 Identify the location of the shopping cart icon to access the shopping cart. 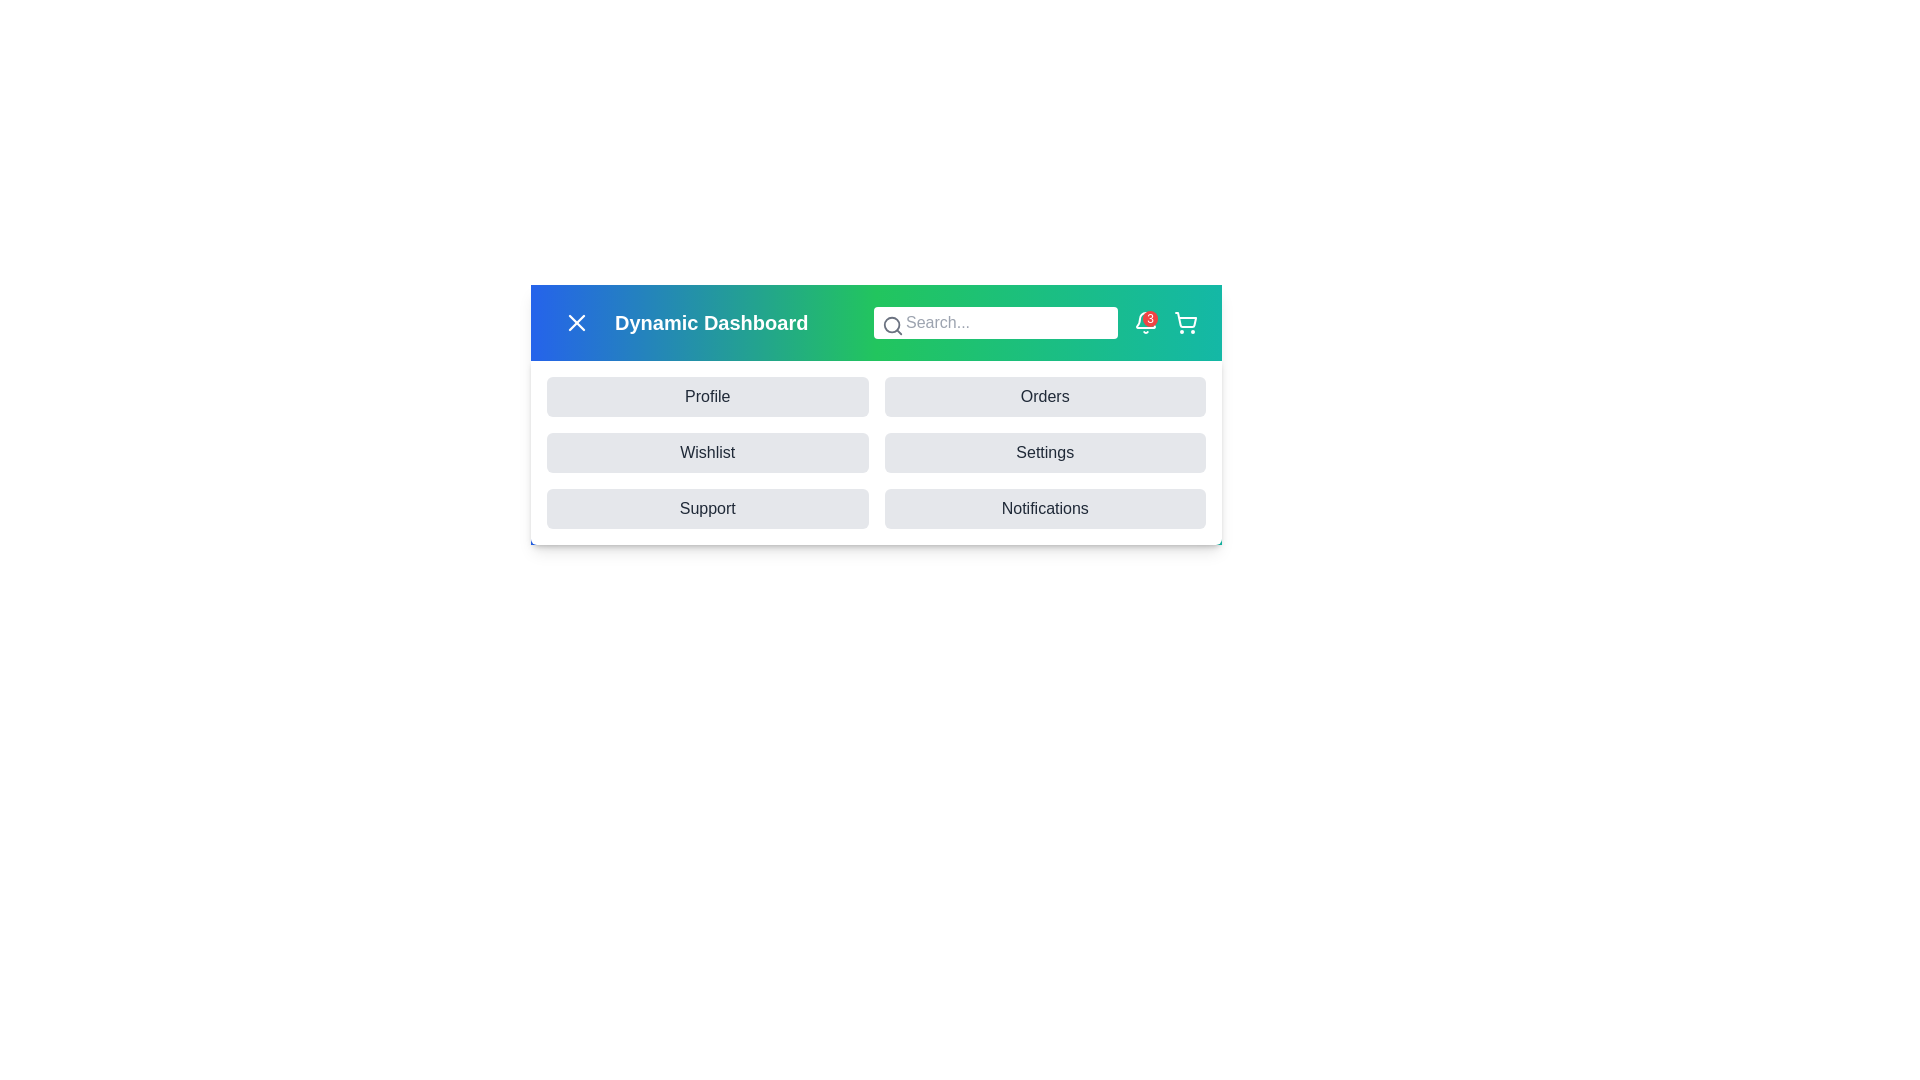
(1185, 322).